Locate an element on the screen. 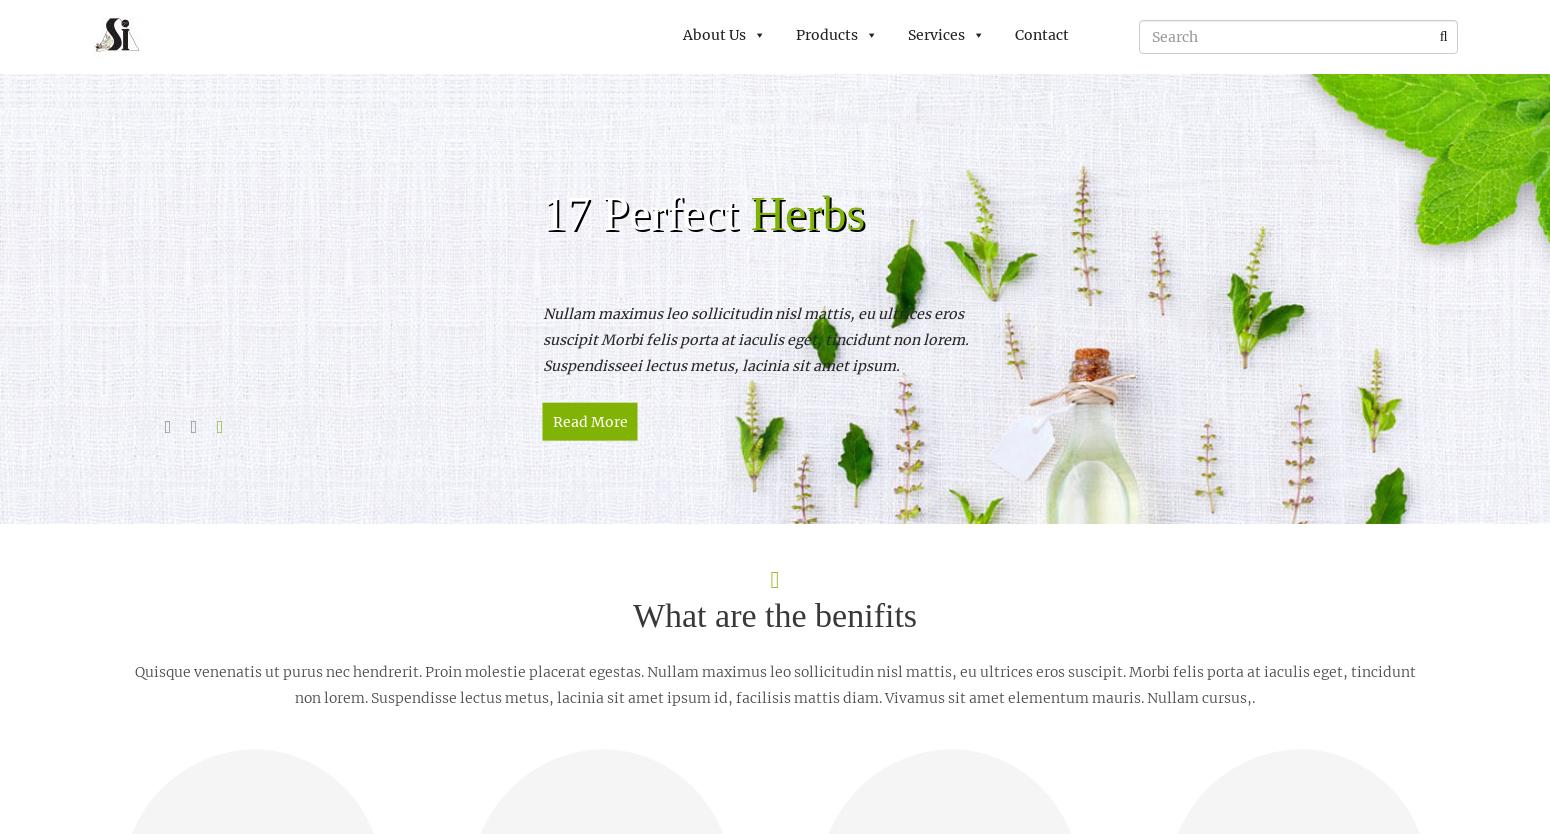 The height and width of the screenshot is (834, 1550). 'Read More' is located at coordinates (589, 421).